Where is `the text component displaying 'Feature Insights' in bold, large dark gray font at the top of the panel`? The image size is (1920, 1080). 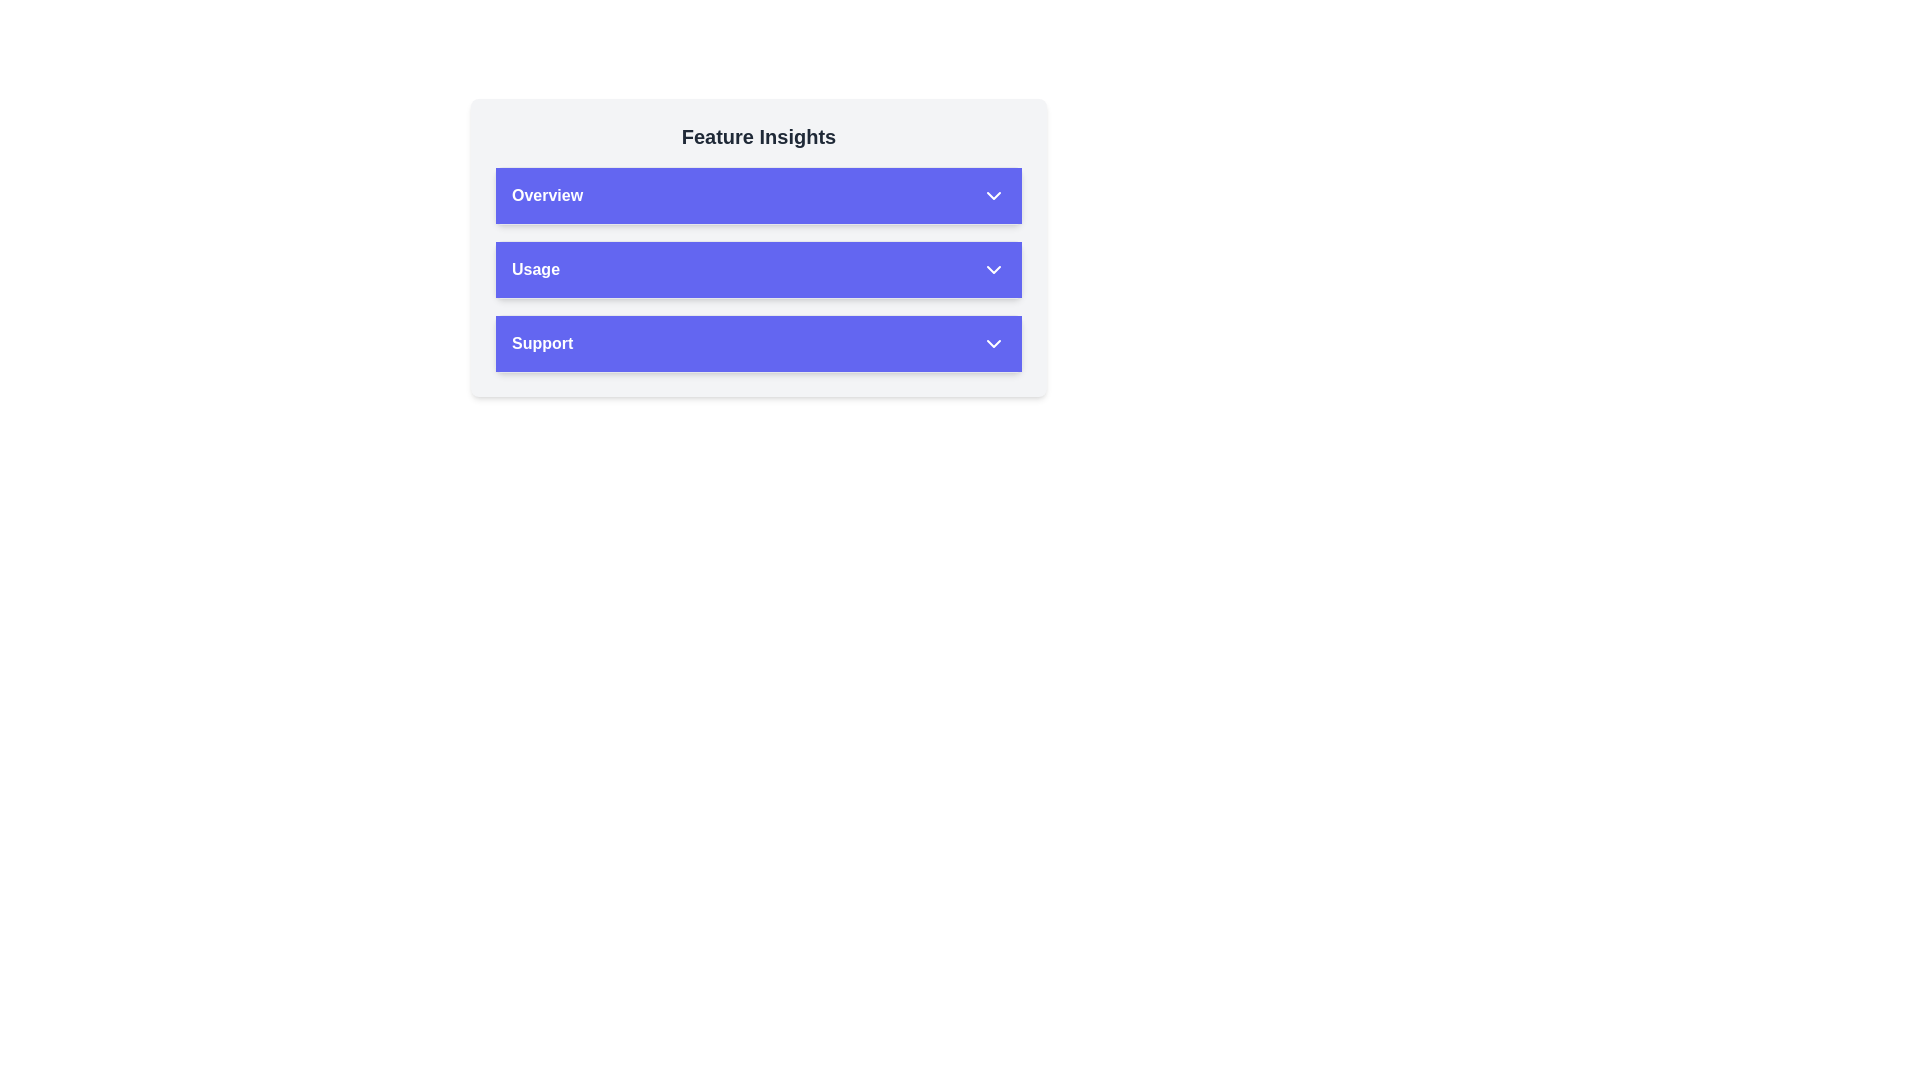 the text component displaying 'Feature Insights' in bold, large dark gray font at the top of the panel is located at coordinates (757, 136).